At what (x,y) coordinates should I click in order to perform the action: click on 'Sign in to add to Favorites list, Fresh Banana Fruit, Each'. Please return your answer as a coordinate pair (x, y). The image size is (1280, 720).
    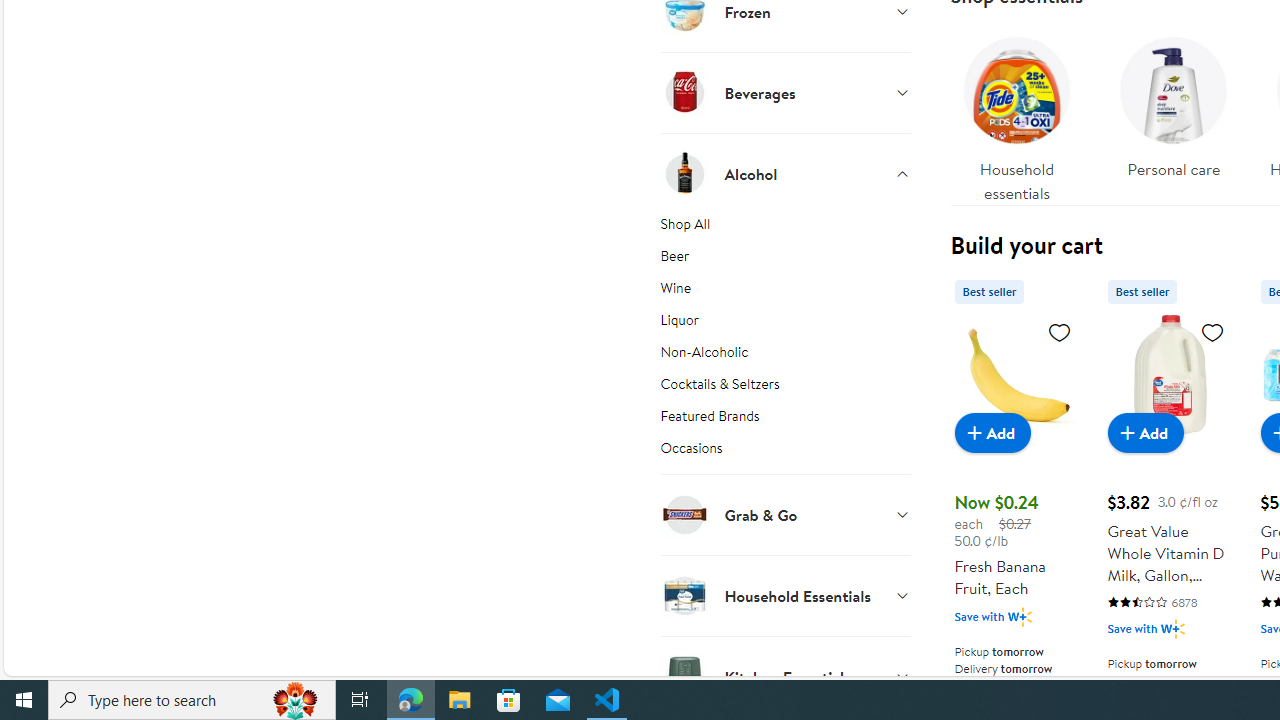
    Looking at the image, I should click on (1058, 330).